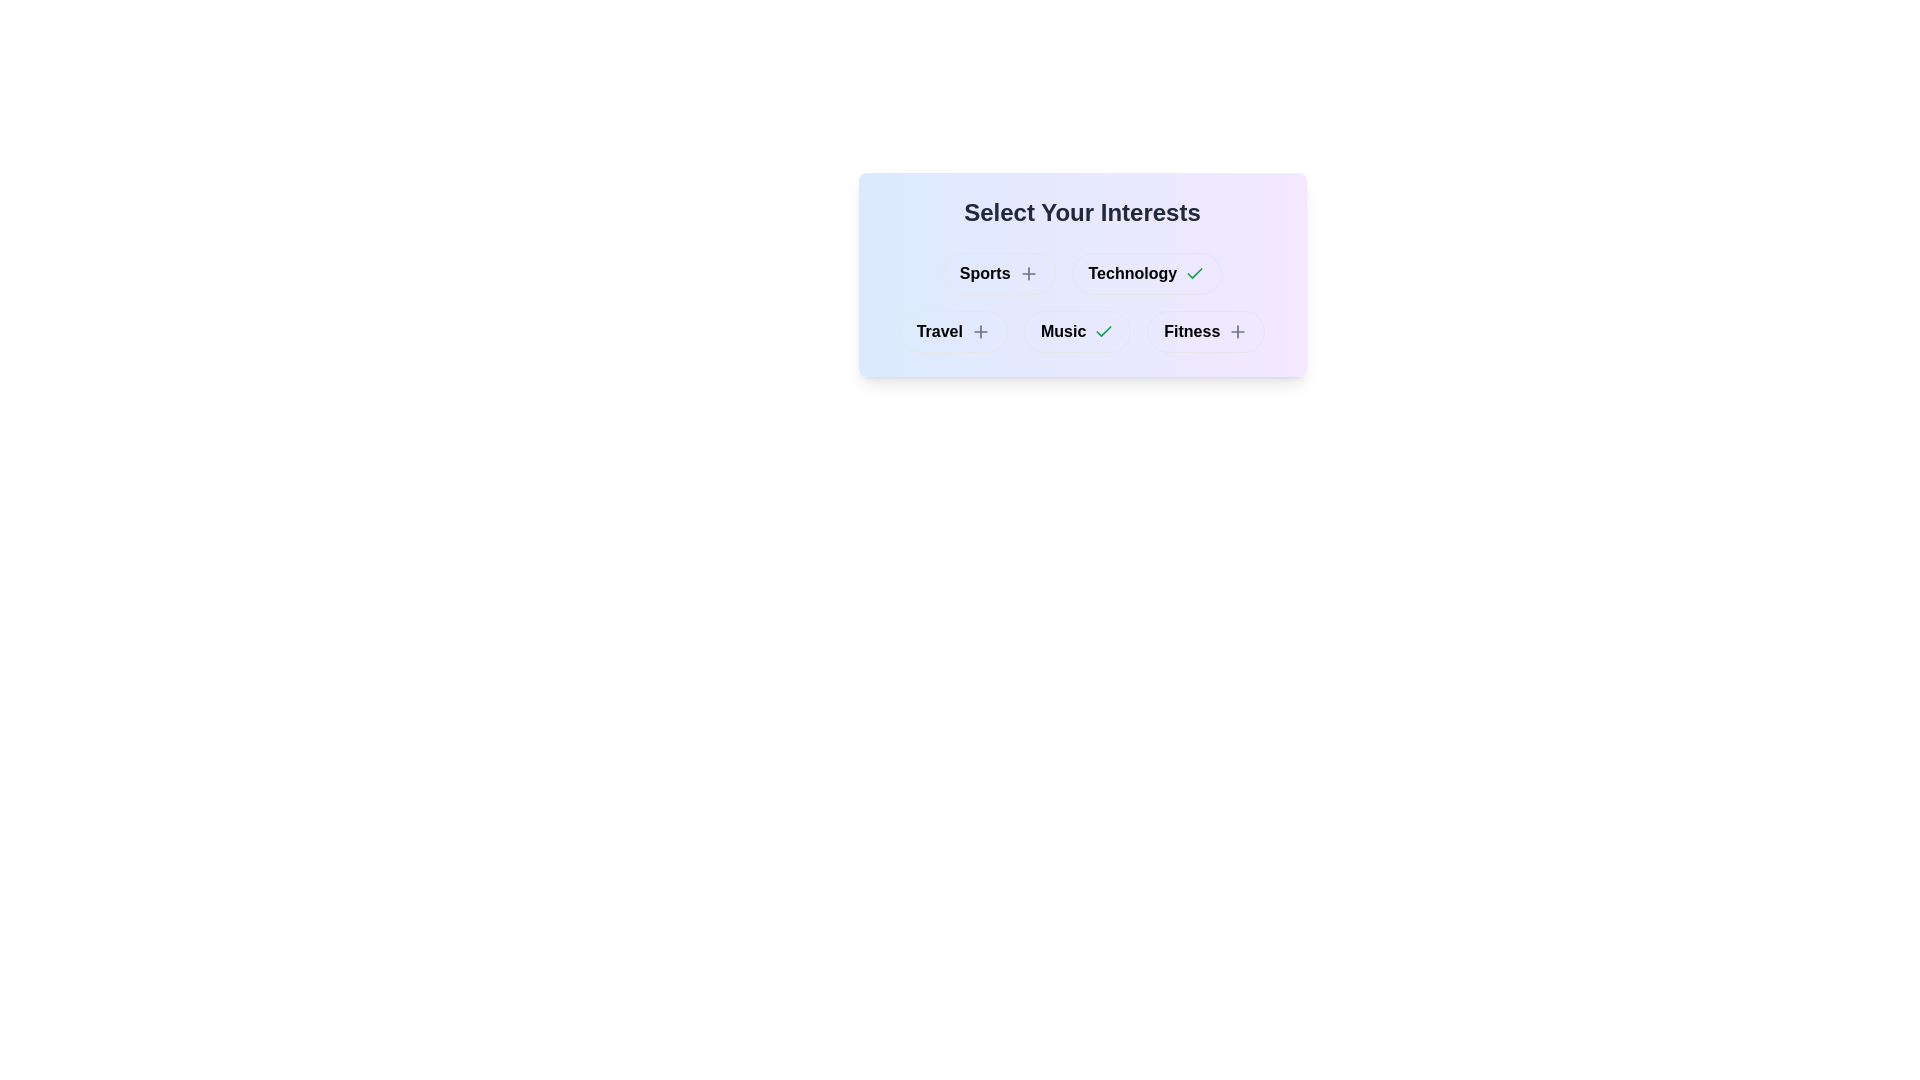 The width and height of the screenshot is (1920, 1080). What do you see at coordinates (998, 273) in the screenshot?
I see `the interest category Sports by clicking its button` at bounding box center [998, 273].